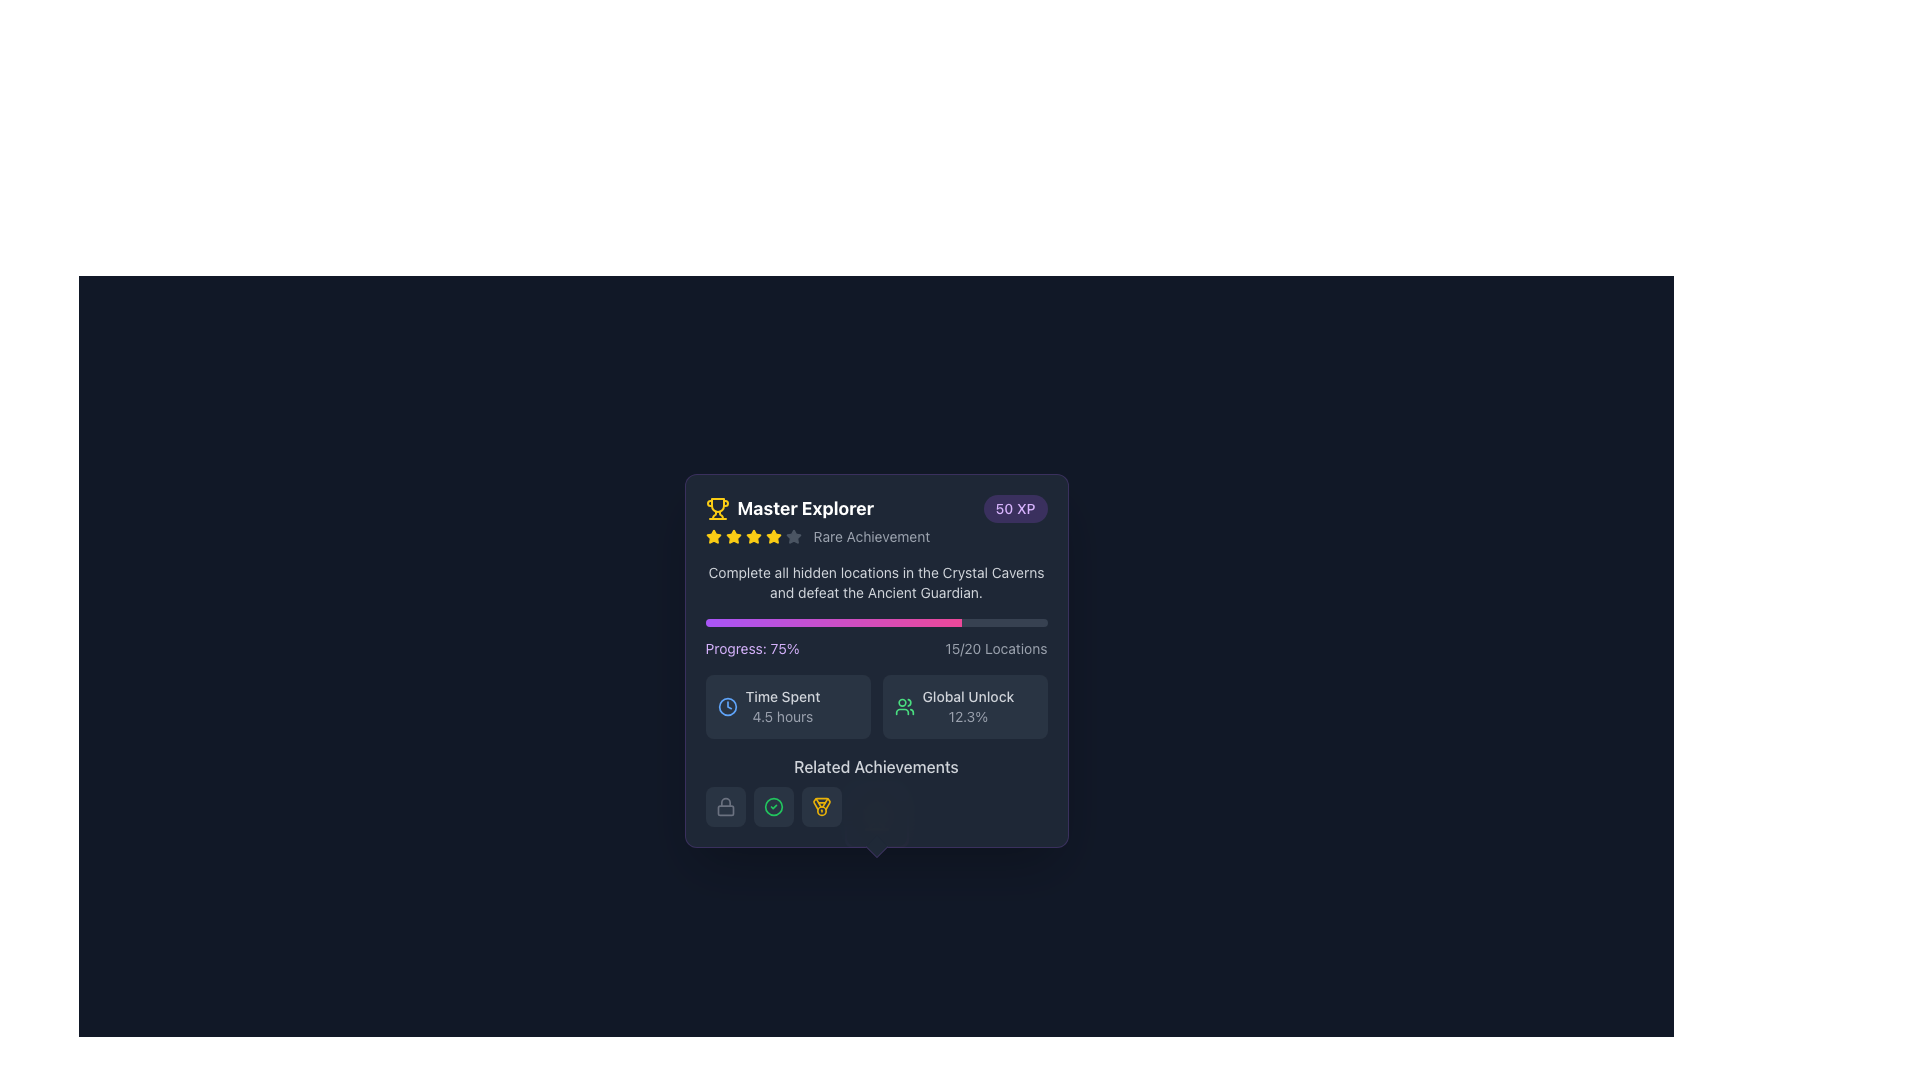 This screenshot has height=1080, width=1920. What do you see at coordinates (717, 508) in the screenshot?
I see `the golden trophy icon representing an achievement, located near the text 'Master Explorer' in the top-left corner of the prominent card` at bounding box center [717, 508].